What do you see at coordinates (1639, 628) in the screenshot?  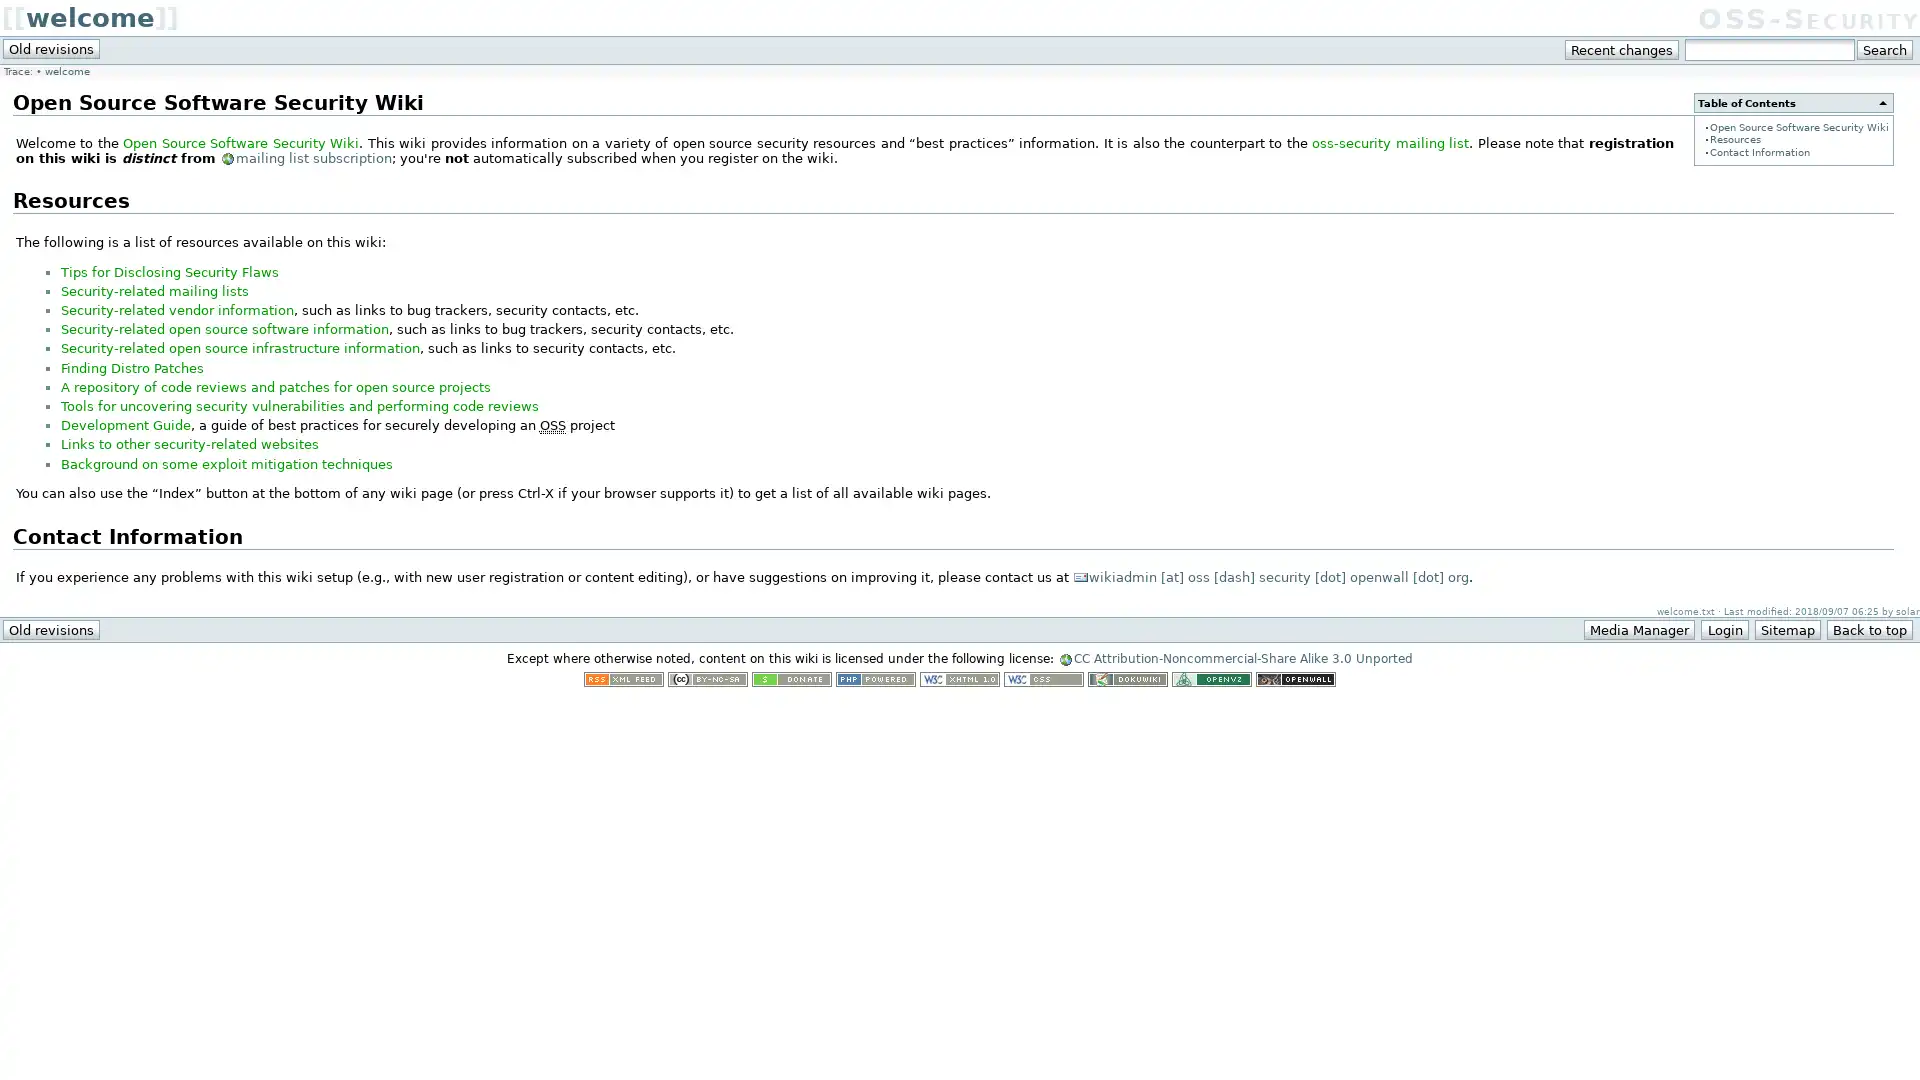 I see `Media Manager` at bounding box center [1639, 628].